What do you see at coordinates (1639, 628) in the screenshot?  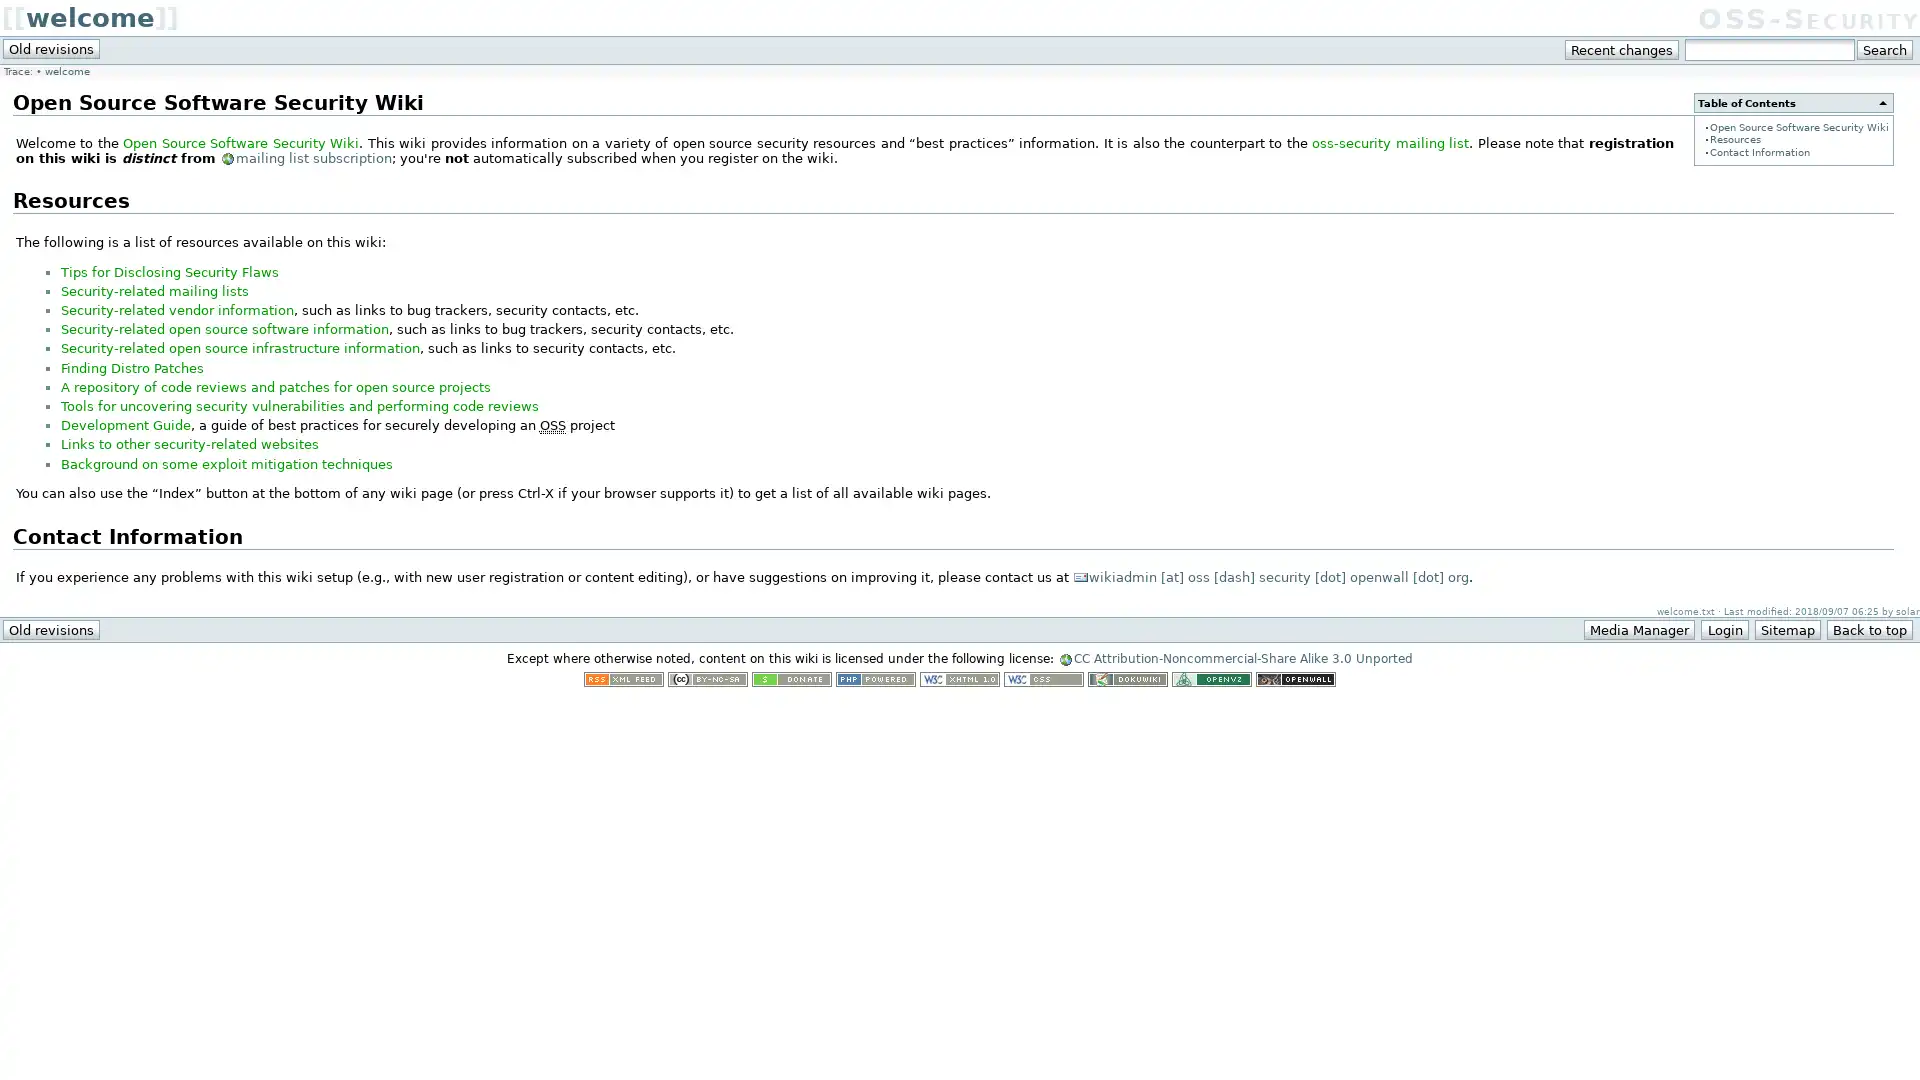 I see `Media Manager` at bounding box center [1639, 628].